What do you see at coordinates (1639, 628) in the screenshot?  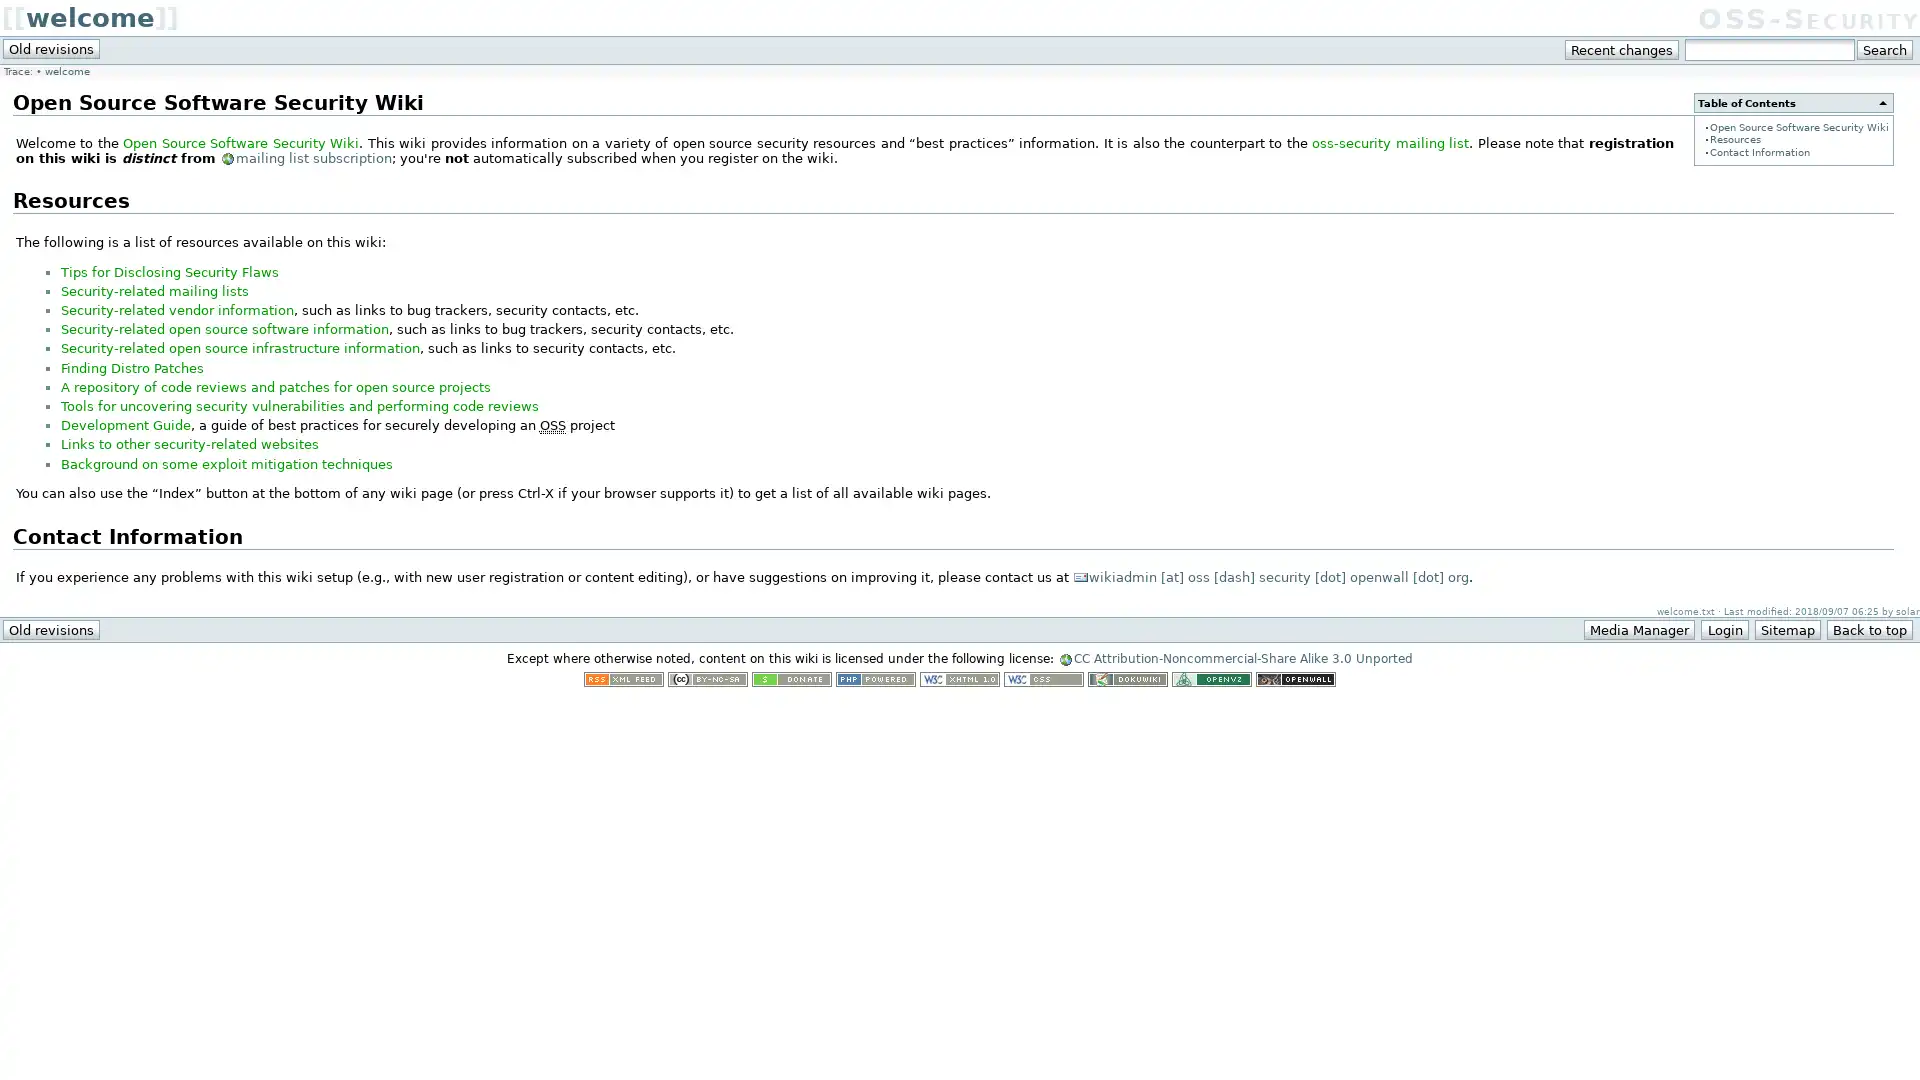 I see `Media Manager` at bounding box center [1639, 628].